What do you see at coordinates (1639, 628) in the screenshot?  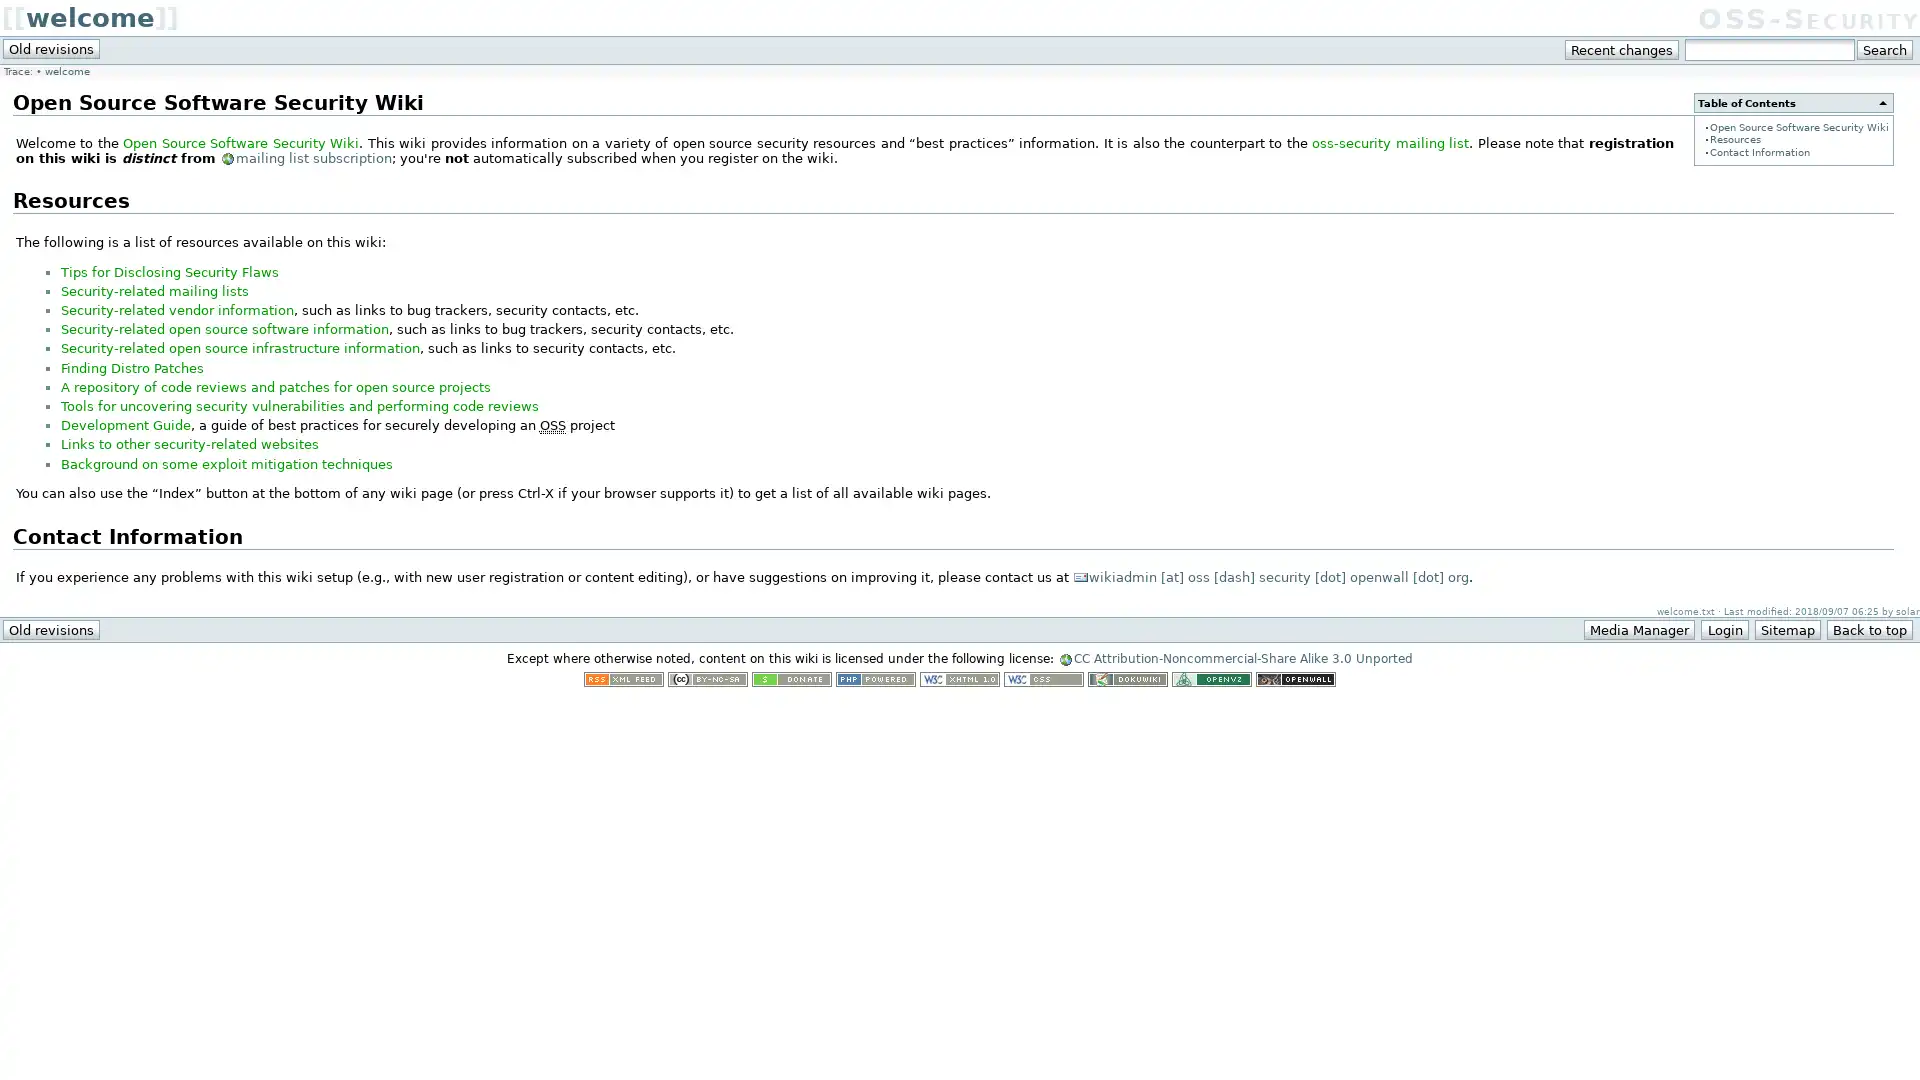 I see `Media Manager` at bounding box center [1639, 628].